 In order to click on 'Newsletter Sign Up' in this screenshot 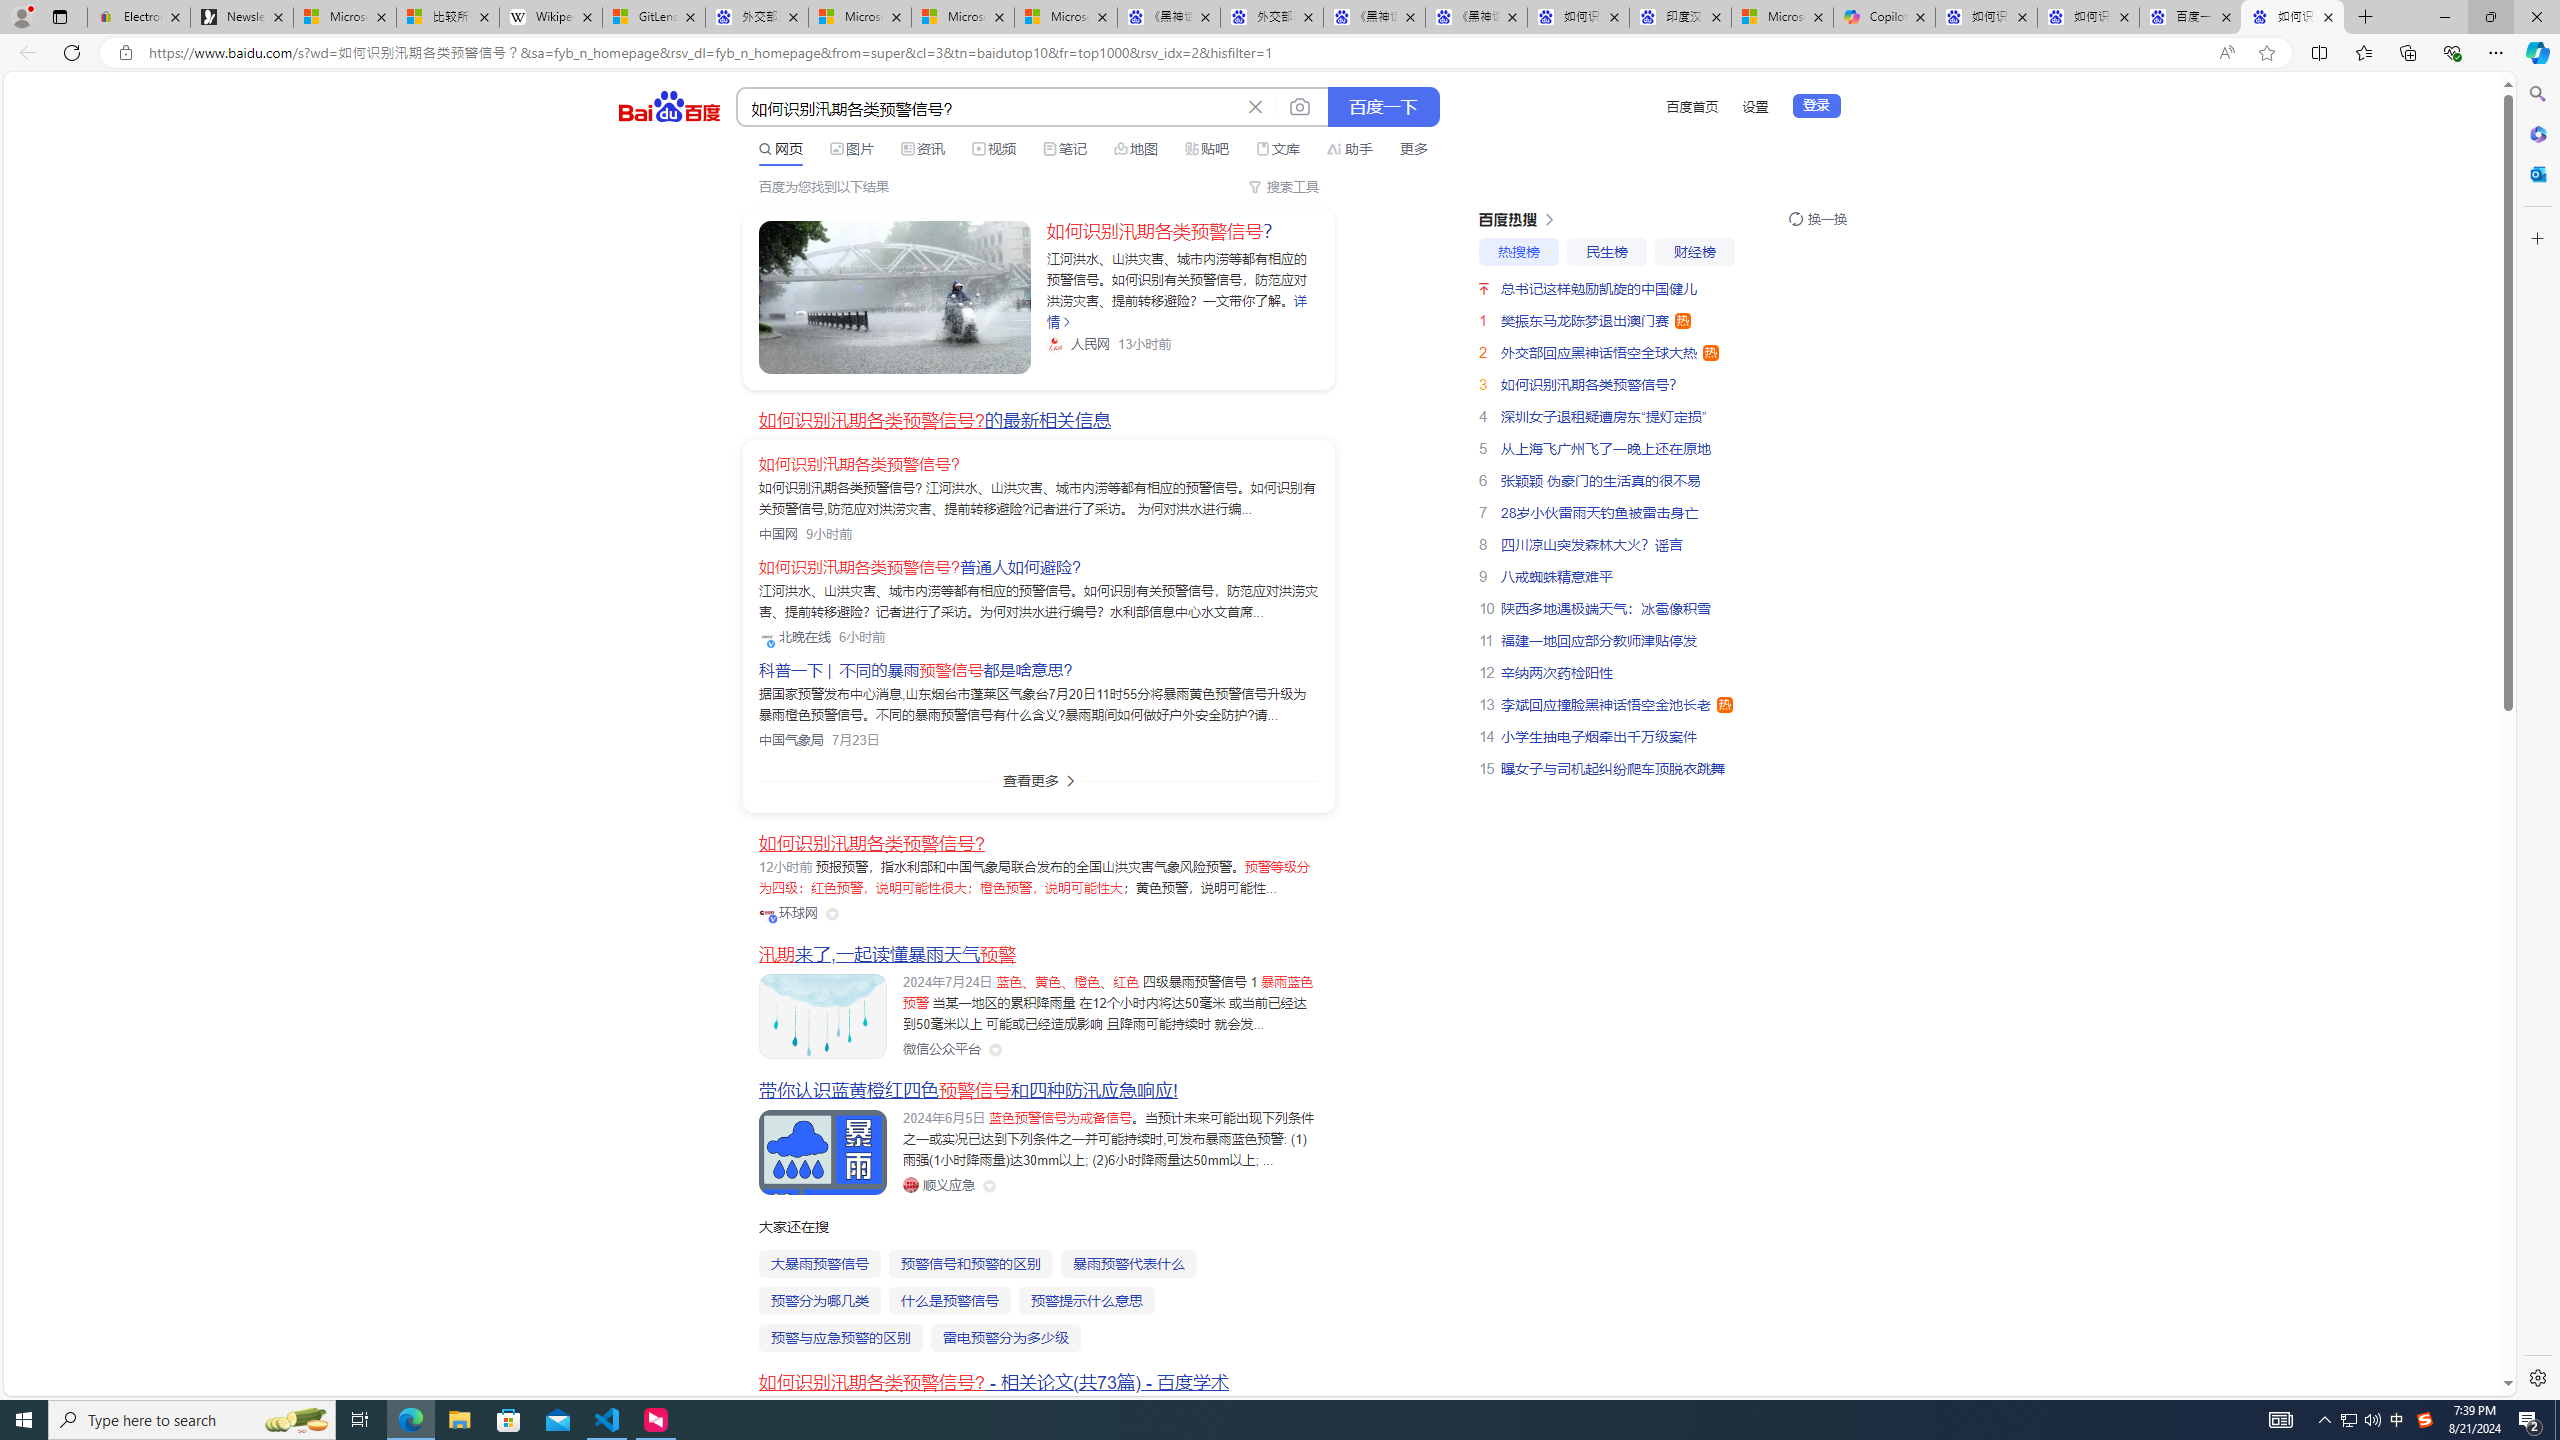, I will do `click(240, 16)`.